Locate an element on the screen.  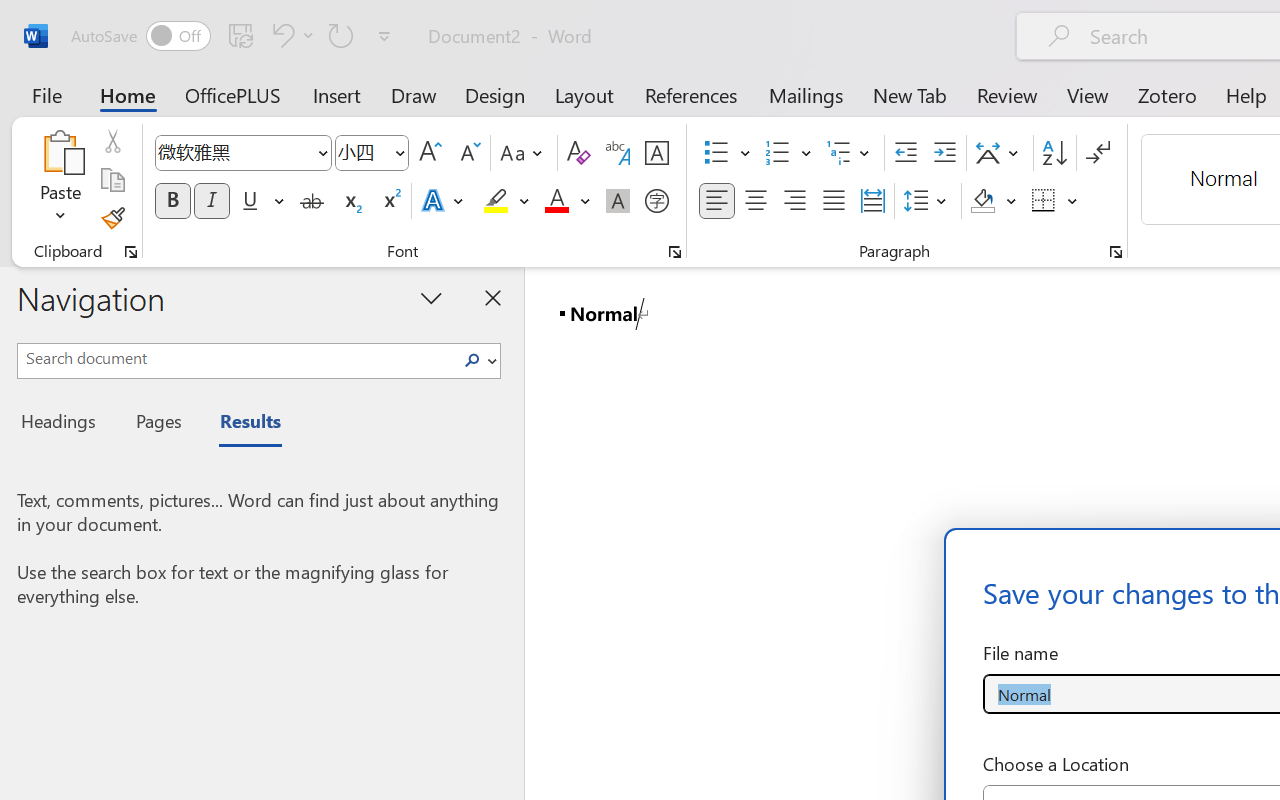
'Cut' is located at coordinates (111, 141).